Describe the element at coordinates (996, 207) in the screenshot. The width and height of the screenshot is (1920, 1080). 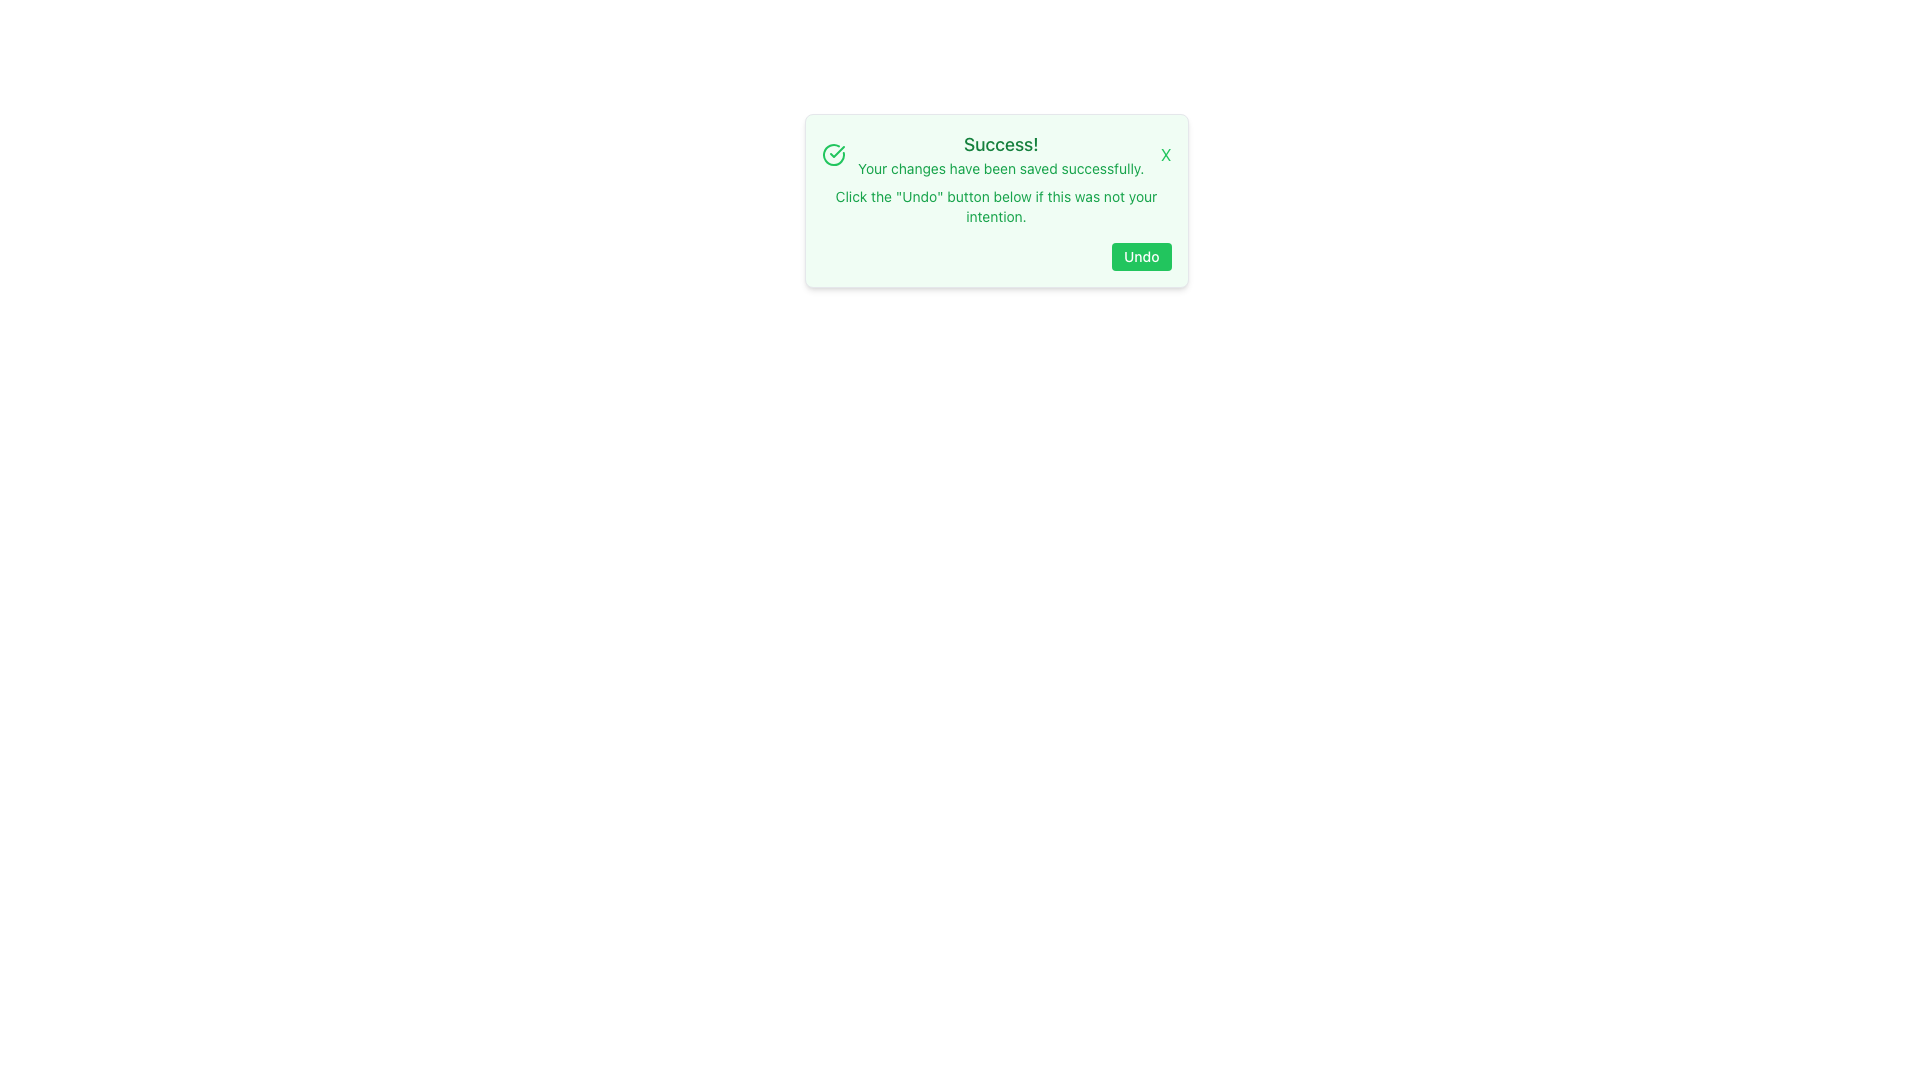
I see `the Text Label that provides guidance for the 'Undo' action located within a notification card after the title 'Success!'` at that location.